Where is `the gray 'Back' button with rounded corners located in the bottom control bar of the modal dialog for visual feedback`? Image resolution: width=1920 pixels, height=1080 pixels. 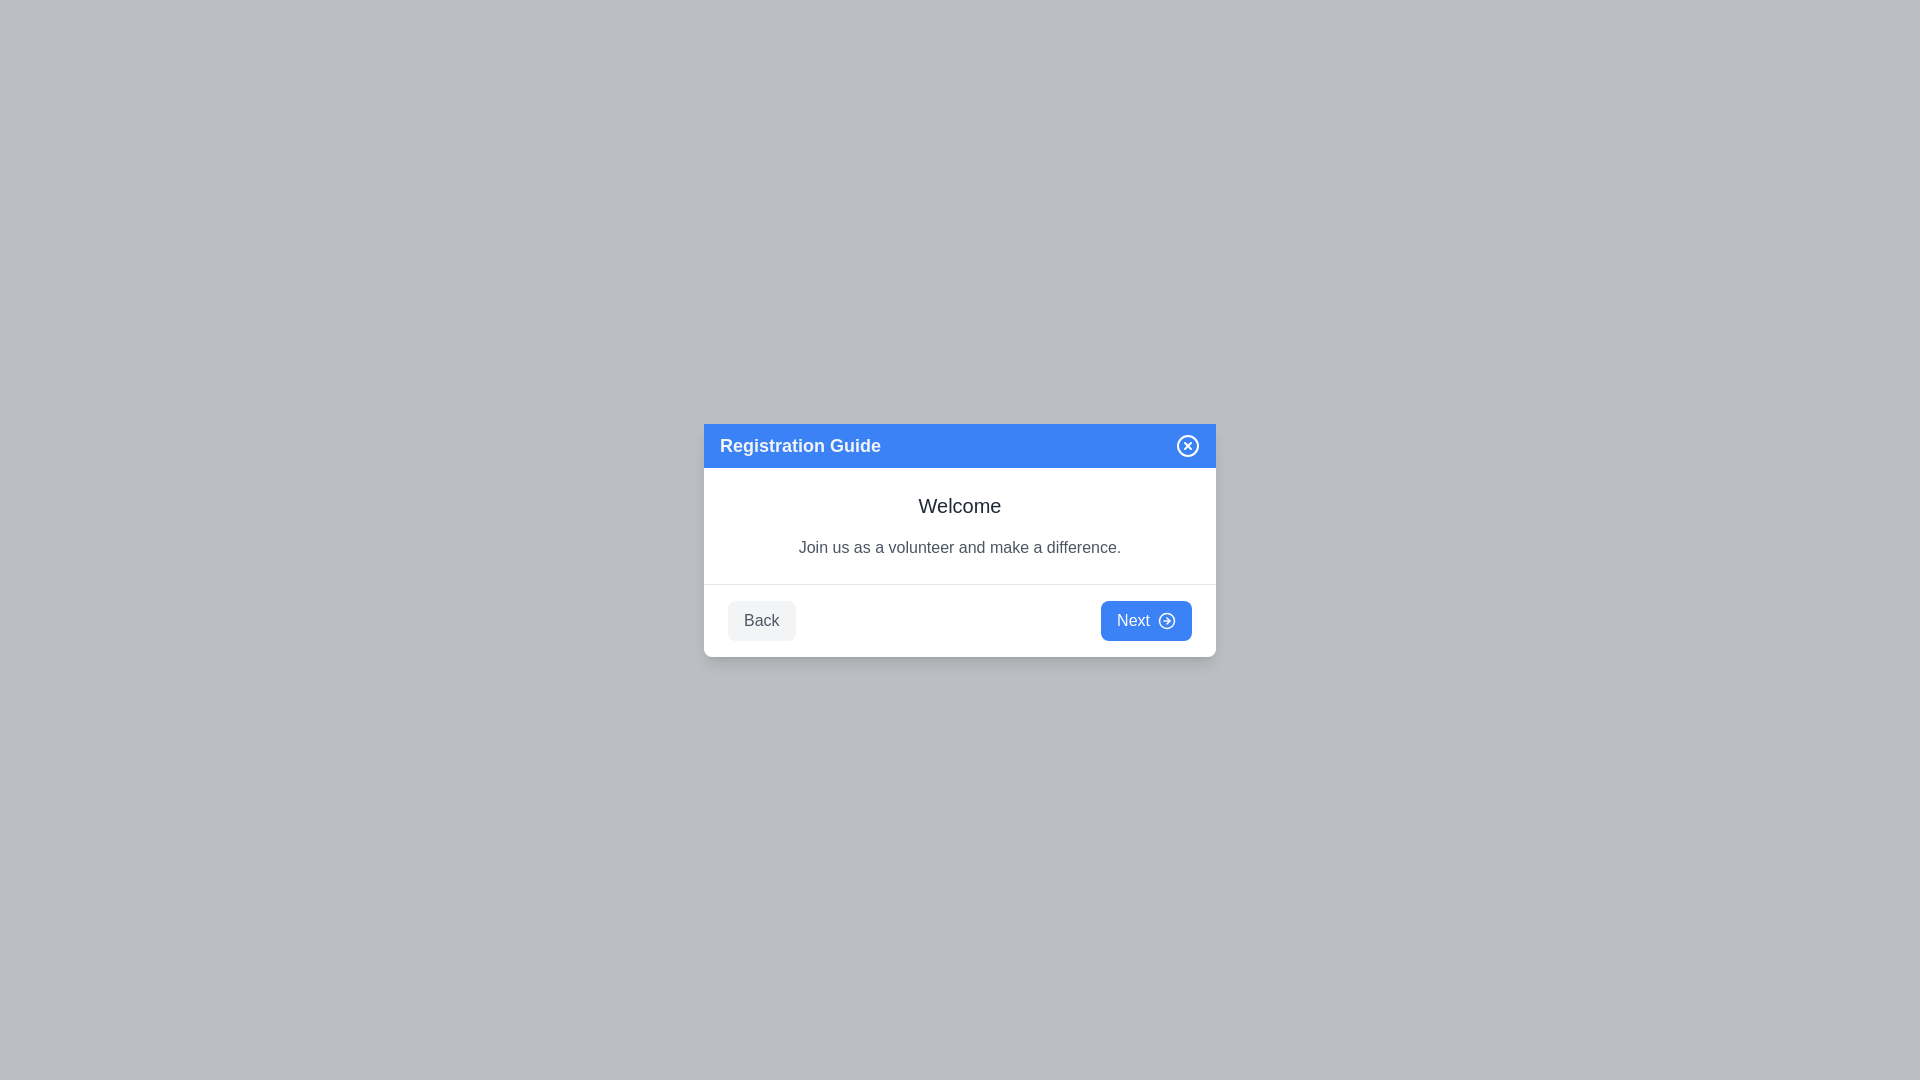 the gray 'Back' button with rounded corners located in the bottom control bar of the modal dialog for visual feedback is located at coordinates (760, 619).